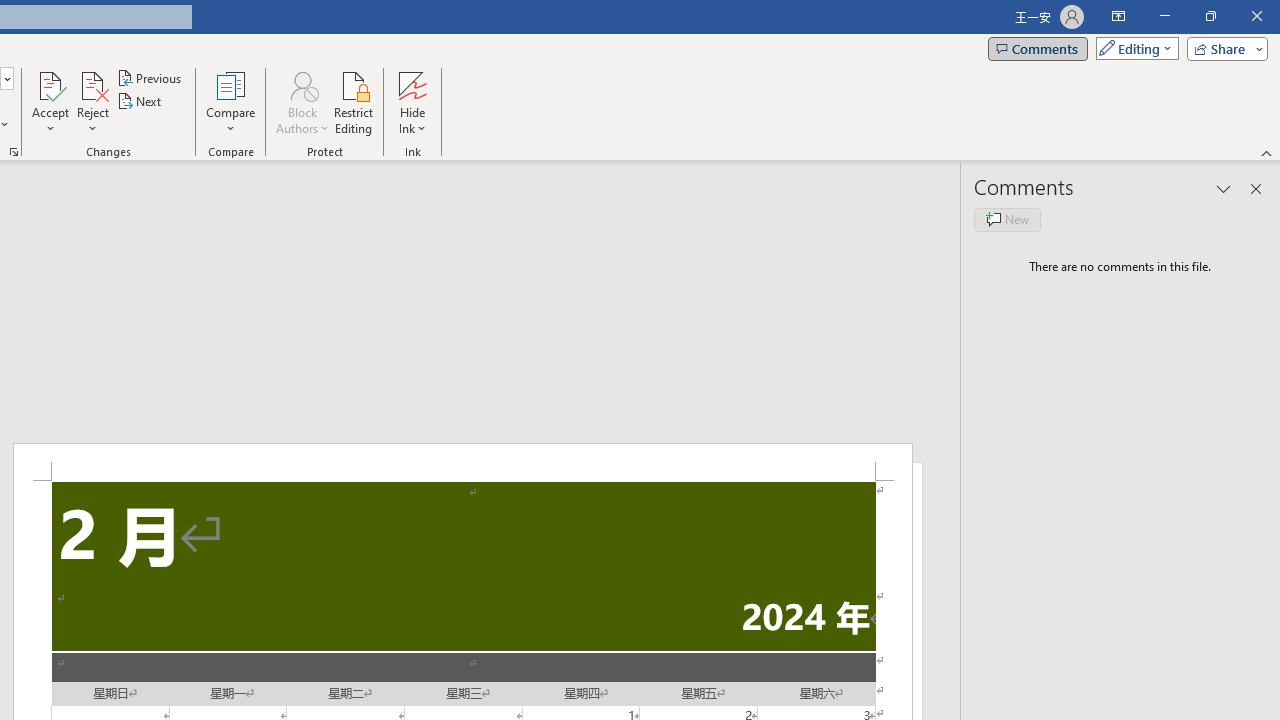  What do you see at coordinates (14, 150) in the screenshot?
I see `'Change Tracking Options...'` at bounding box center [14, 150].